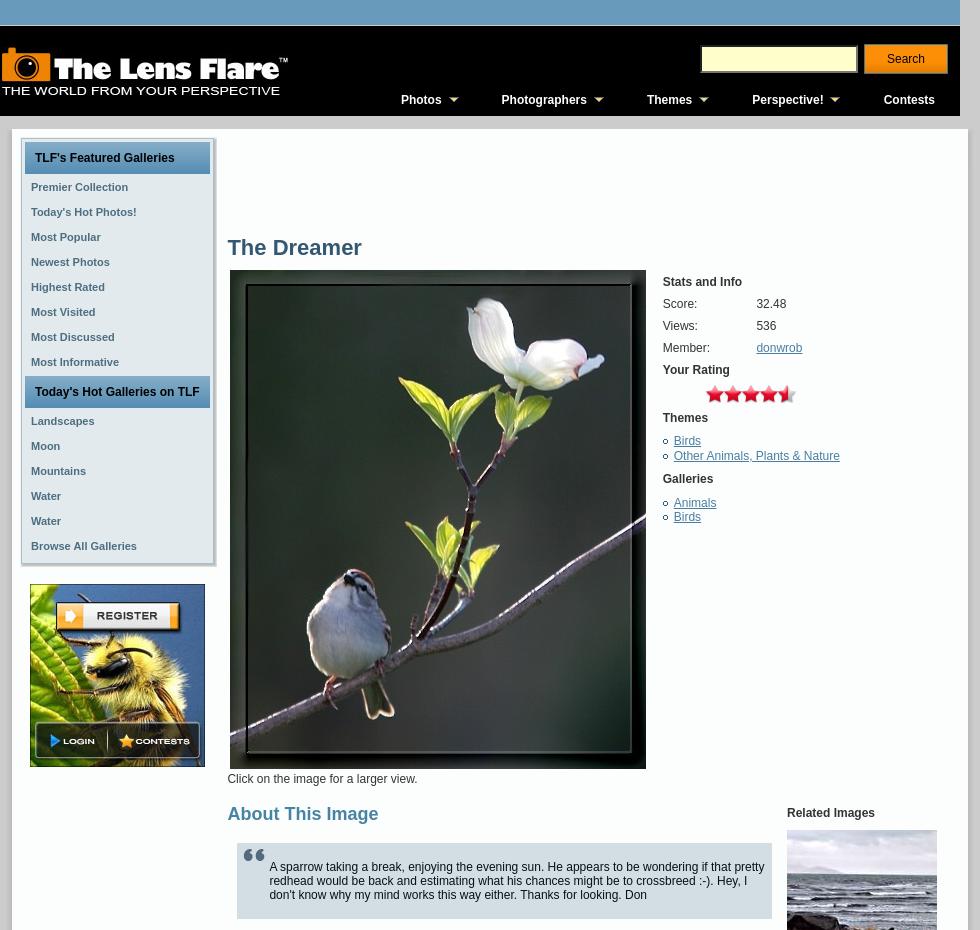 The image size is (980, 930). What do you see at coordinates (765, 324) in the screenshot?
I see `'536'` at bounding box center [765, 324].